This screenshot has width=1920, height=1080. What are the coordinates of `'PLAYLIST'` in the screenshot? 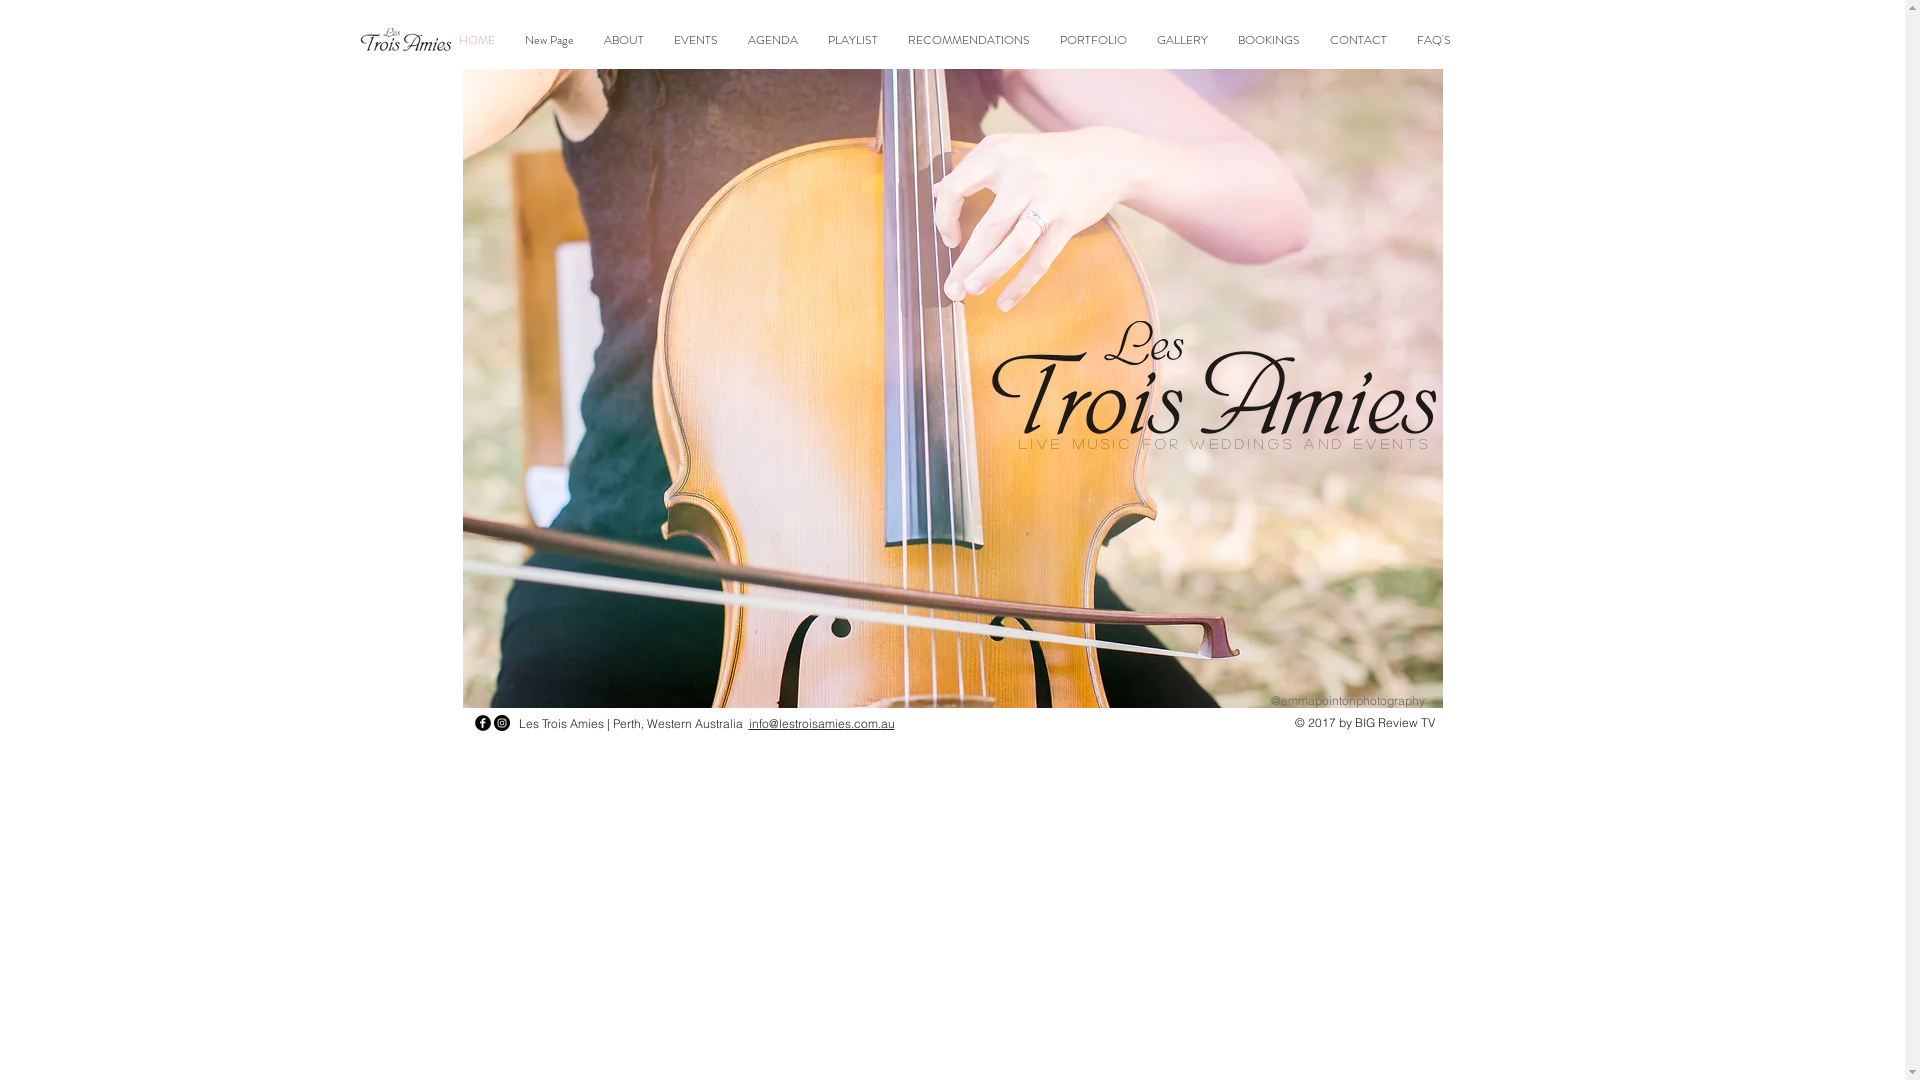 It's located at (853, 40).